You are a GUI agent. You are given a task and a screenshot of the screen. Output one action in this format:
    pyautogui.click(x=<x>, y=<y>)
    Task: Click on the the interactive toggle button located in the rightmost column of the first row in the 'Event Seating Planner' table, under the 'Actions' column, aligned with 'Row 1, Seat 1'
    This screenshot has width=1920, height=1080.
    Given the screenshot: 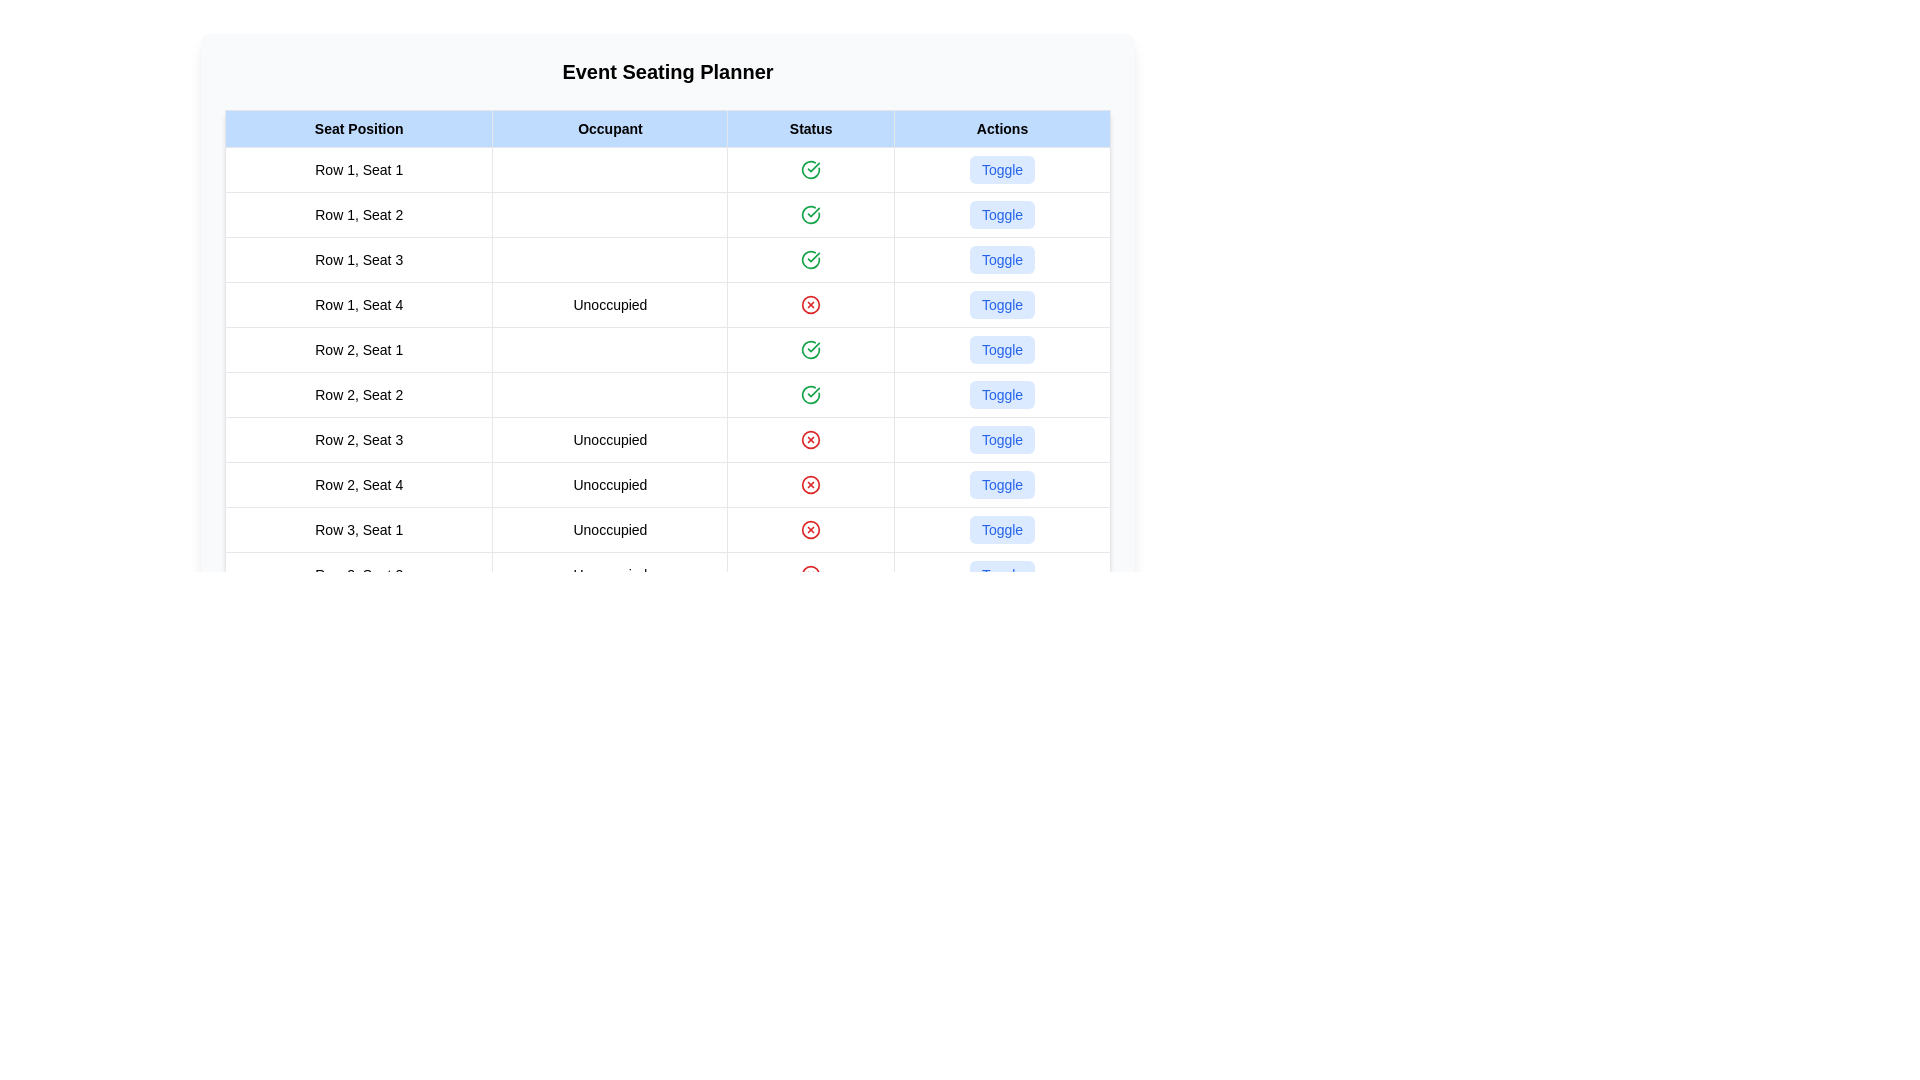 What is the action you would take?
    pyautogui.click(x=1002, y=168)
    